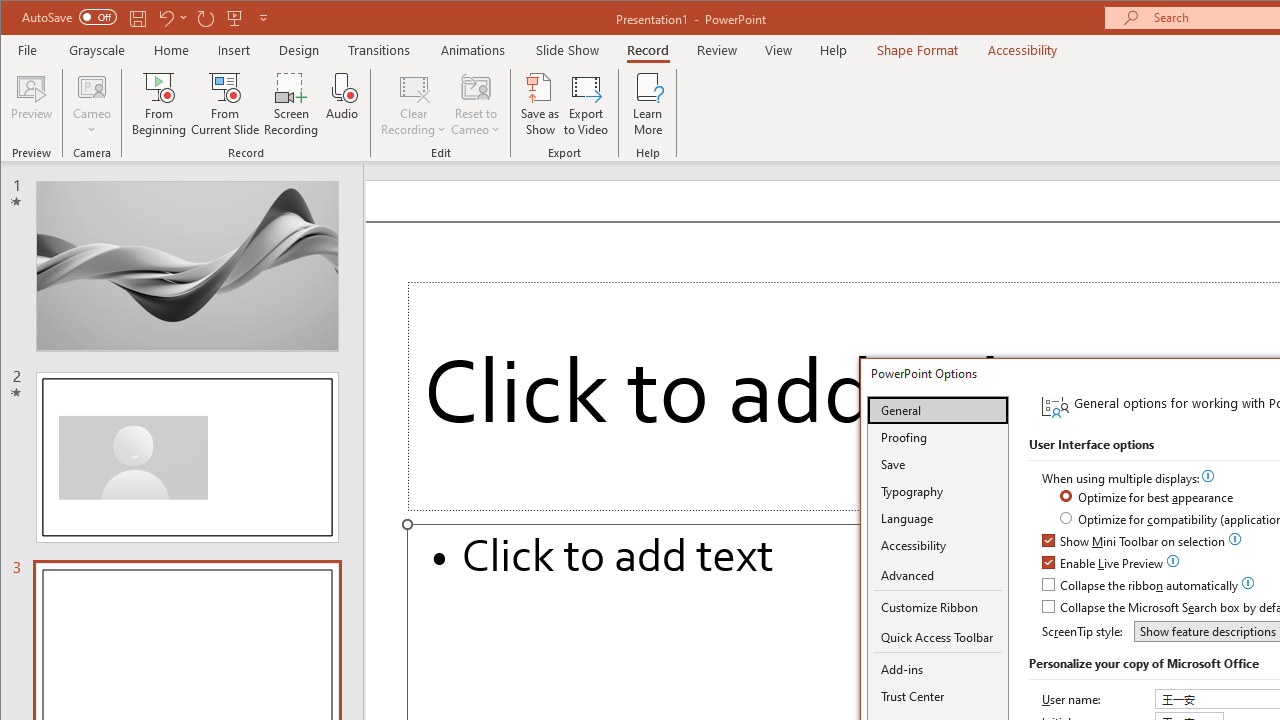  I want to click on 'From Beginning...', so click(160, 104).